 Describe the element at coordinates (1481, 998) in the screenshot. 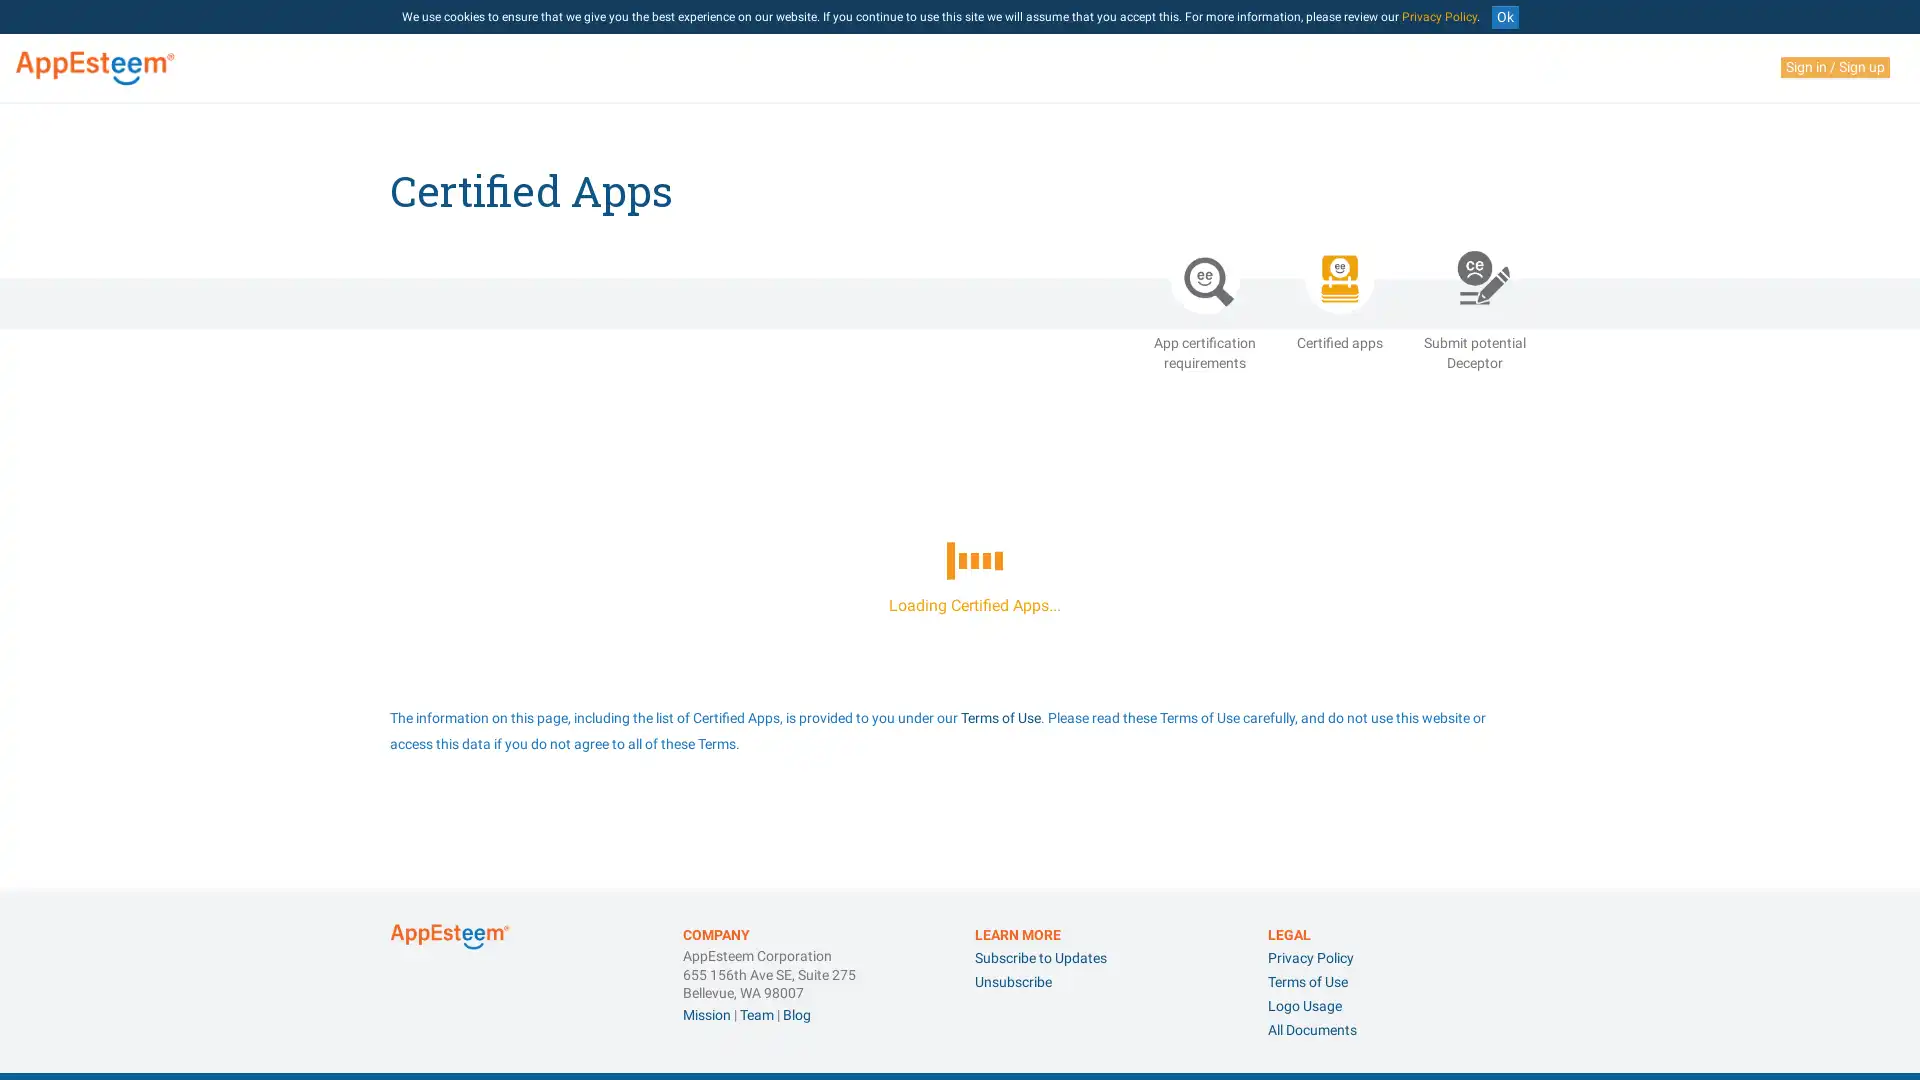

I see `Next` at that location.